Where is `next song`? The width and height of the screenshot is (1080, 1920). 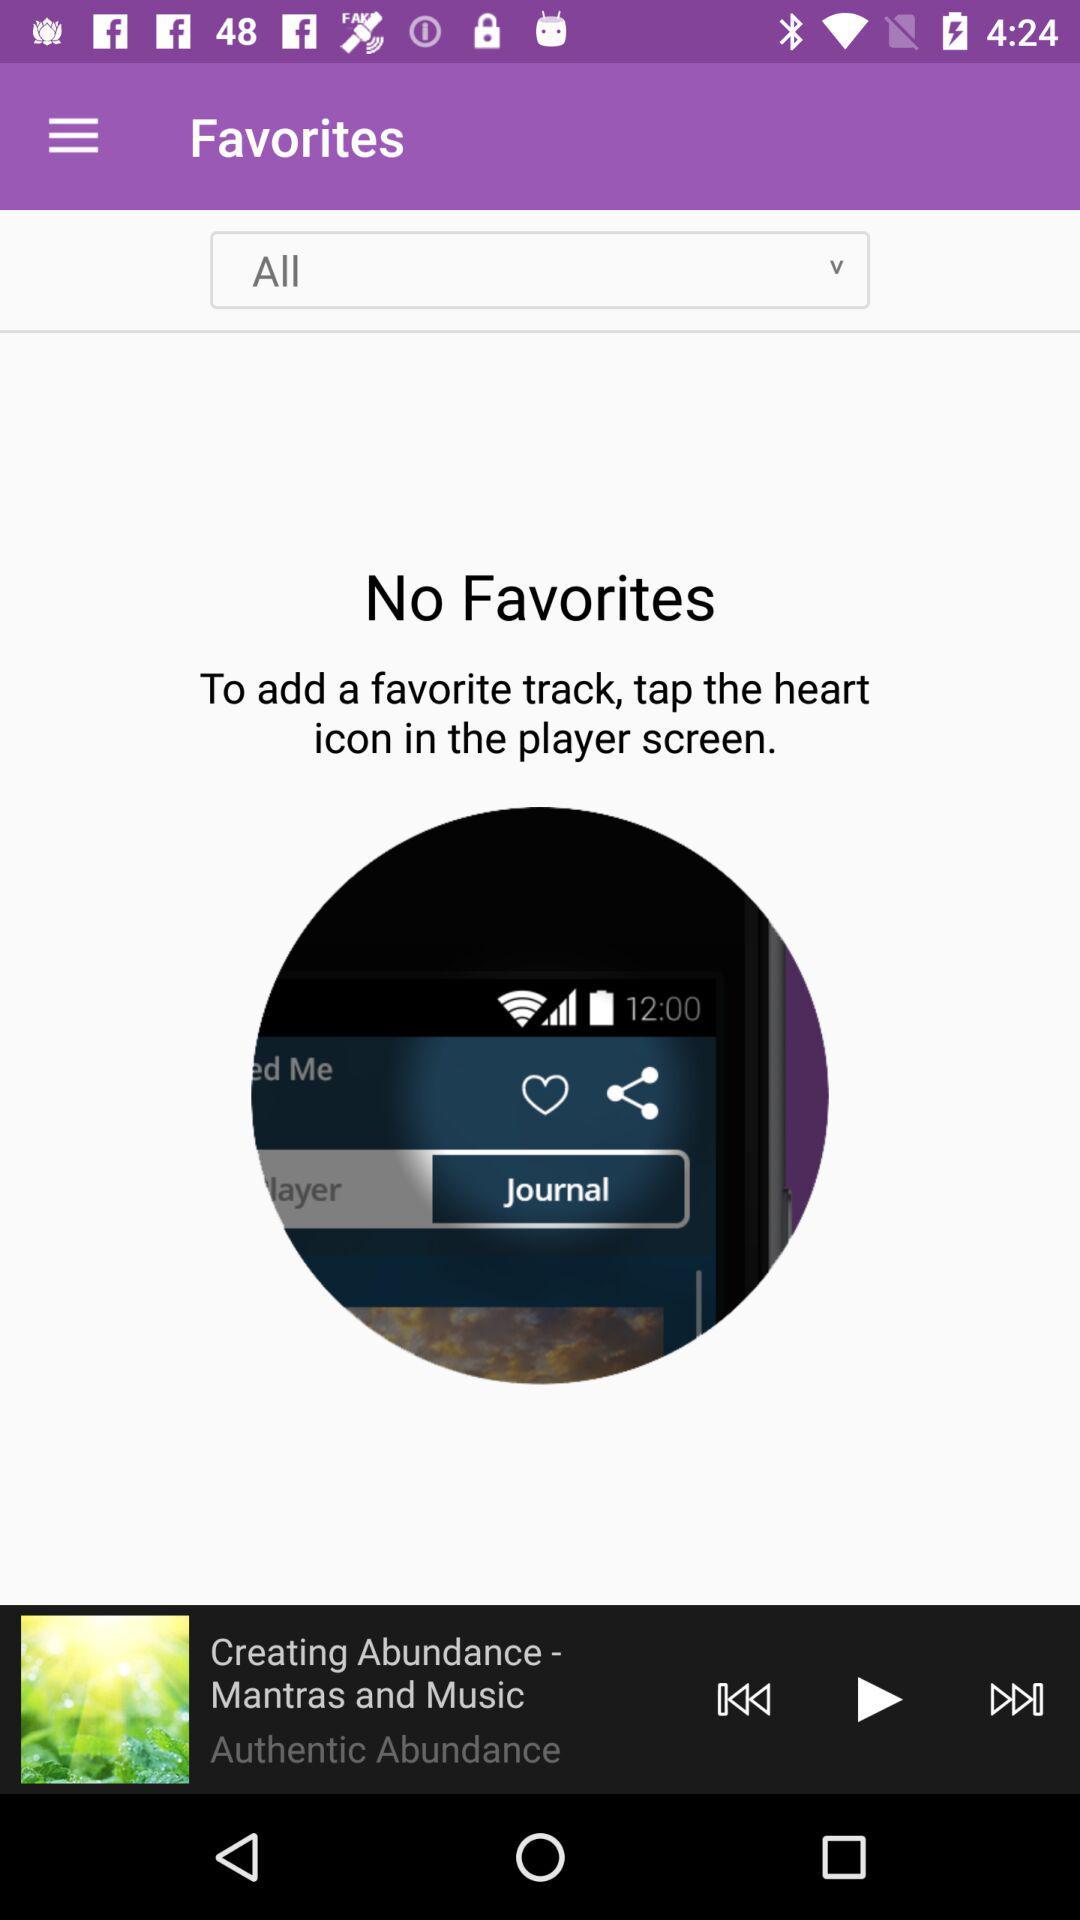 next song is located at coordinates (1017, 1698).